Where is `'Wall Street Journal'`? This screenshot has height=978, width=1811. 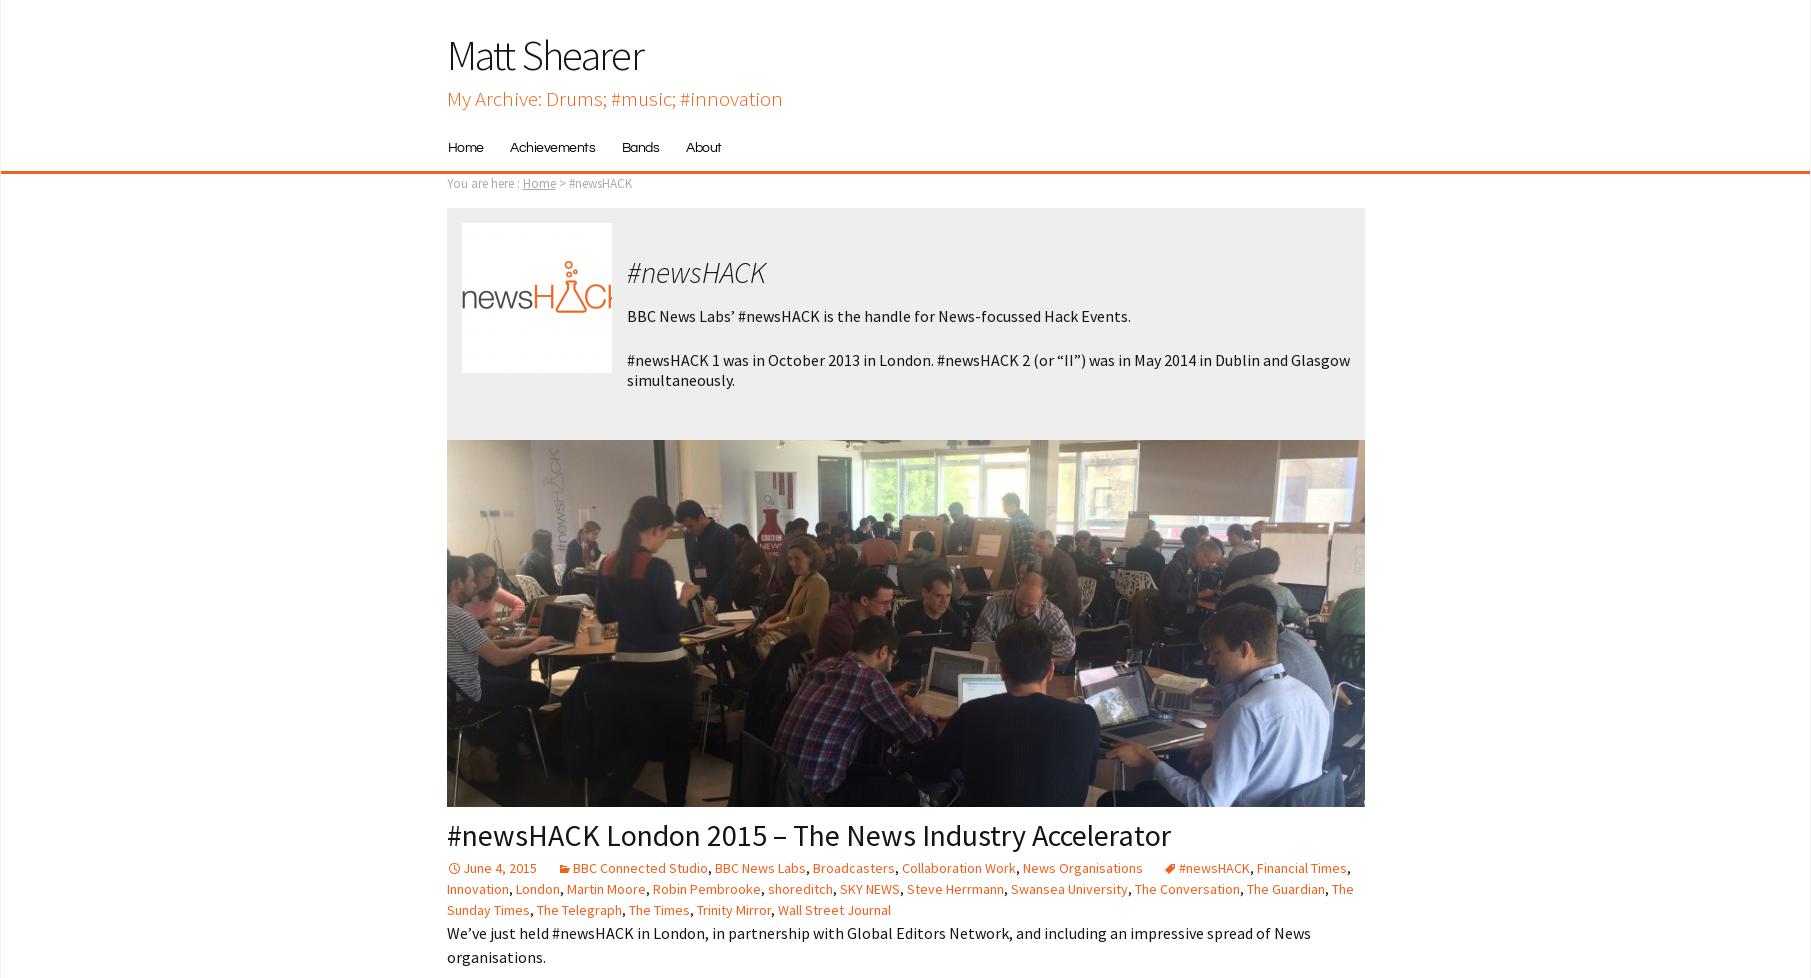
'Wall Street Journal' is located at coordinates (833, 909).